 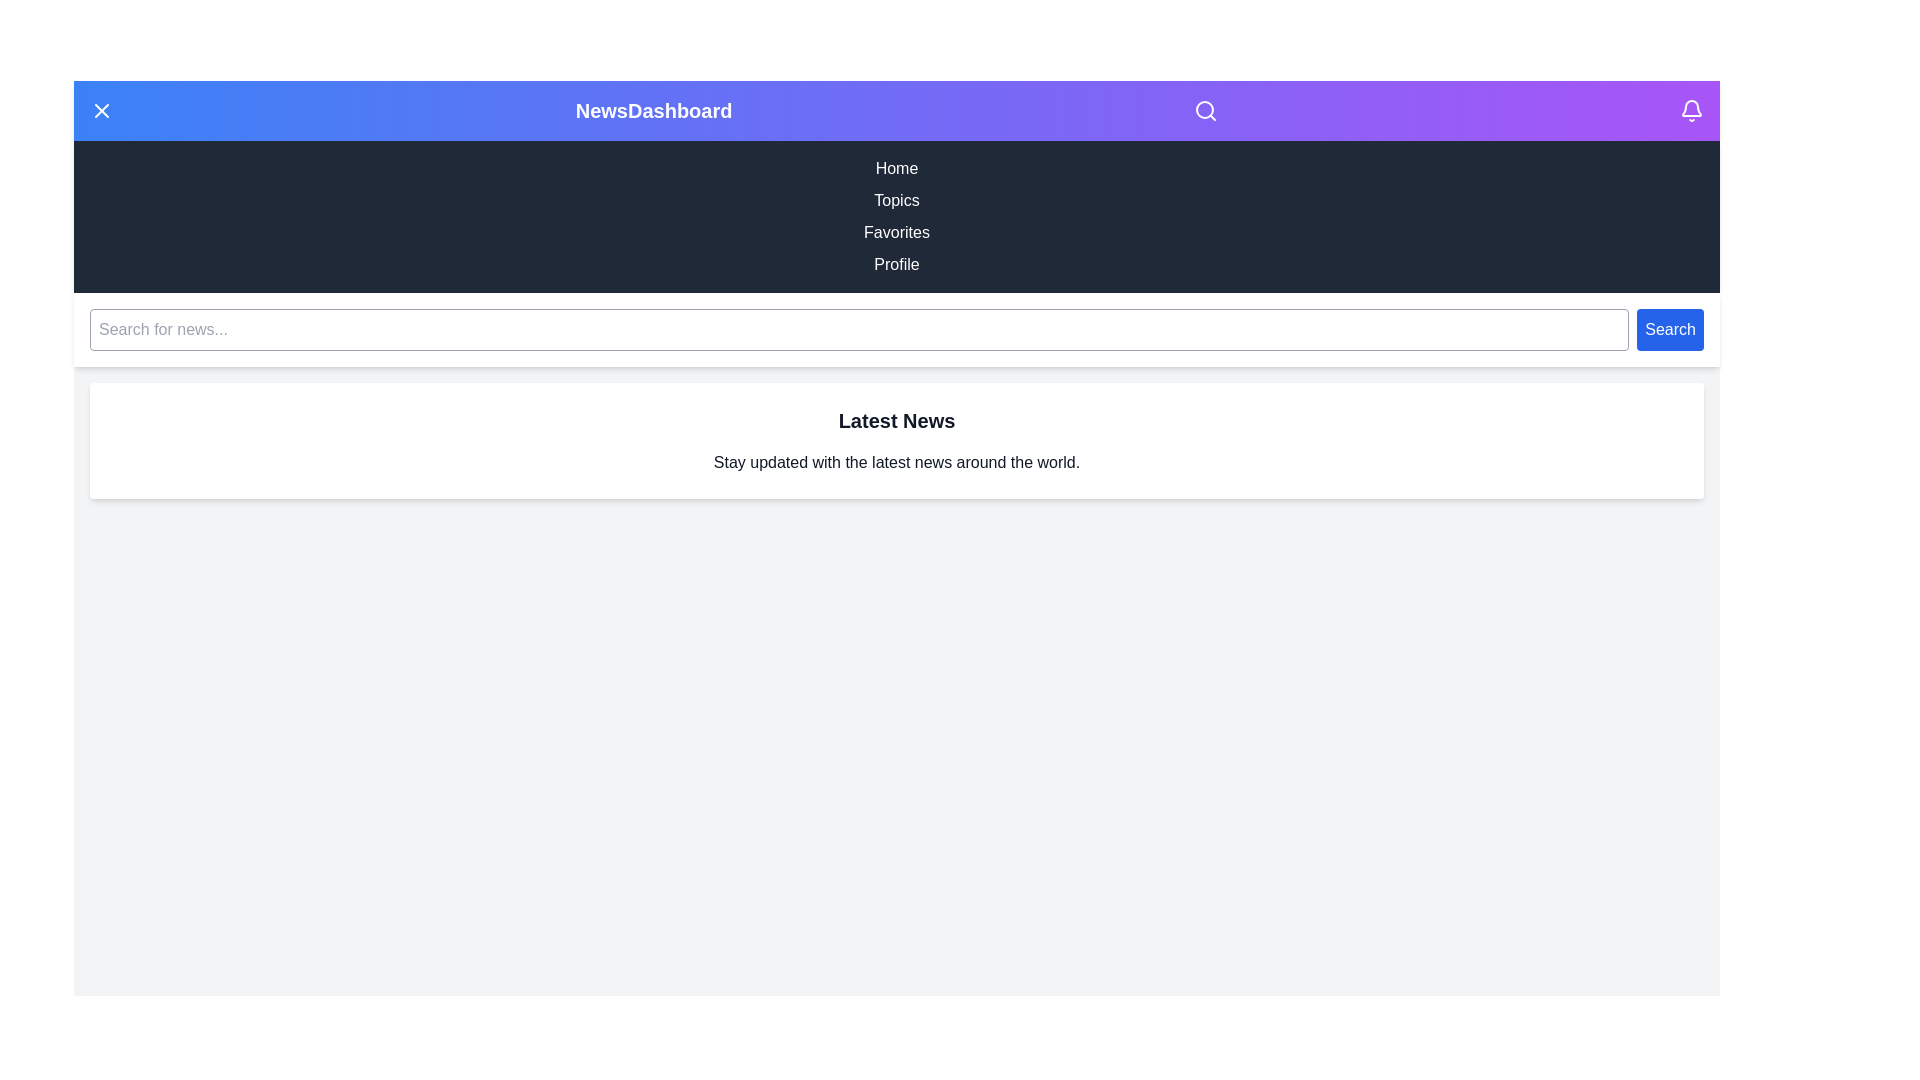 What do you see at coordinates (896, 231) in the screenshot?
I see `the navigation menu item Favorites` at bounding box center [896, 231].